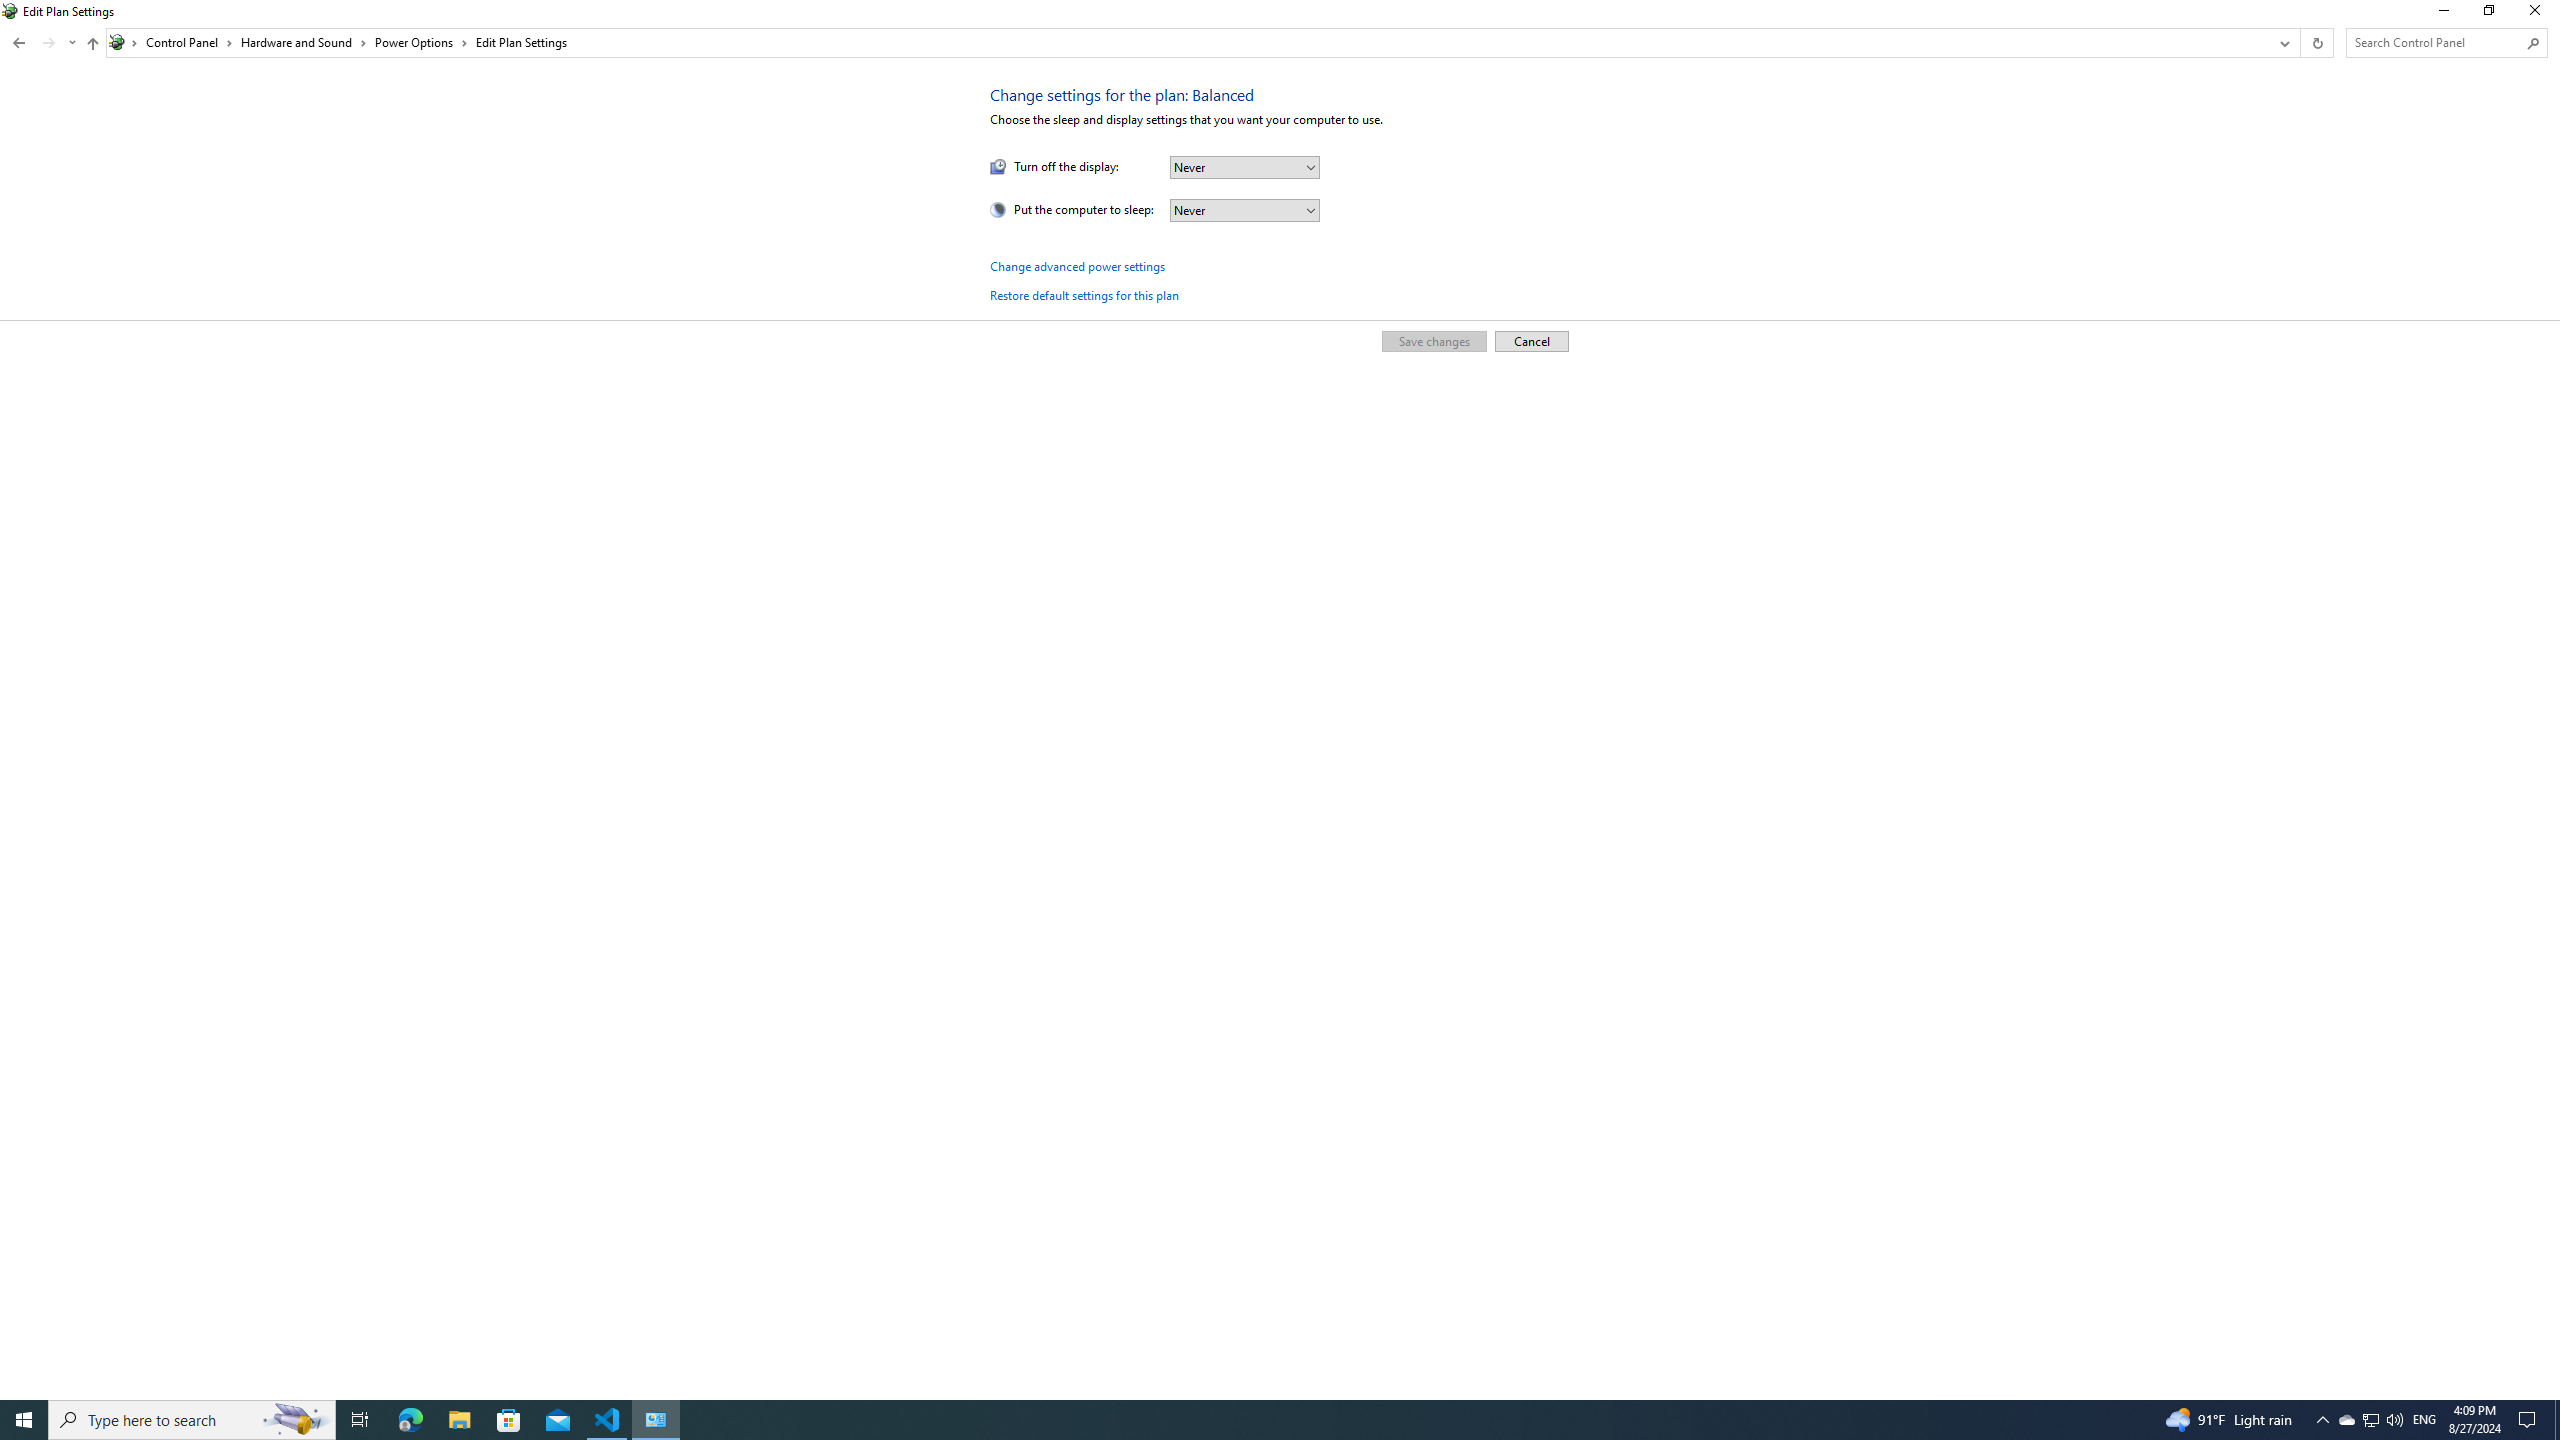  What do you see at coordinates (2393, 1418) in the screenshot?
I see `'Q2790: 100%'` at bounding box center [2393, 1418].